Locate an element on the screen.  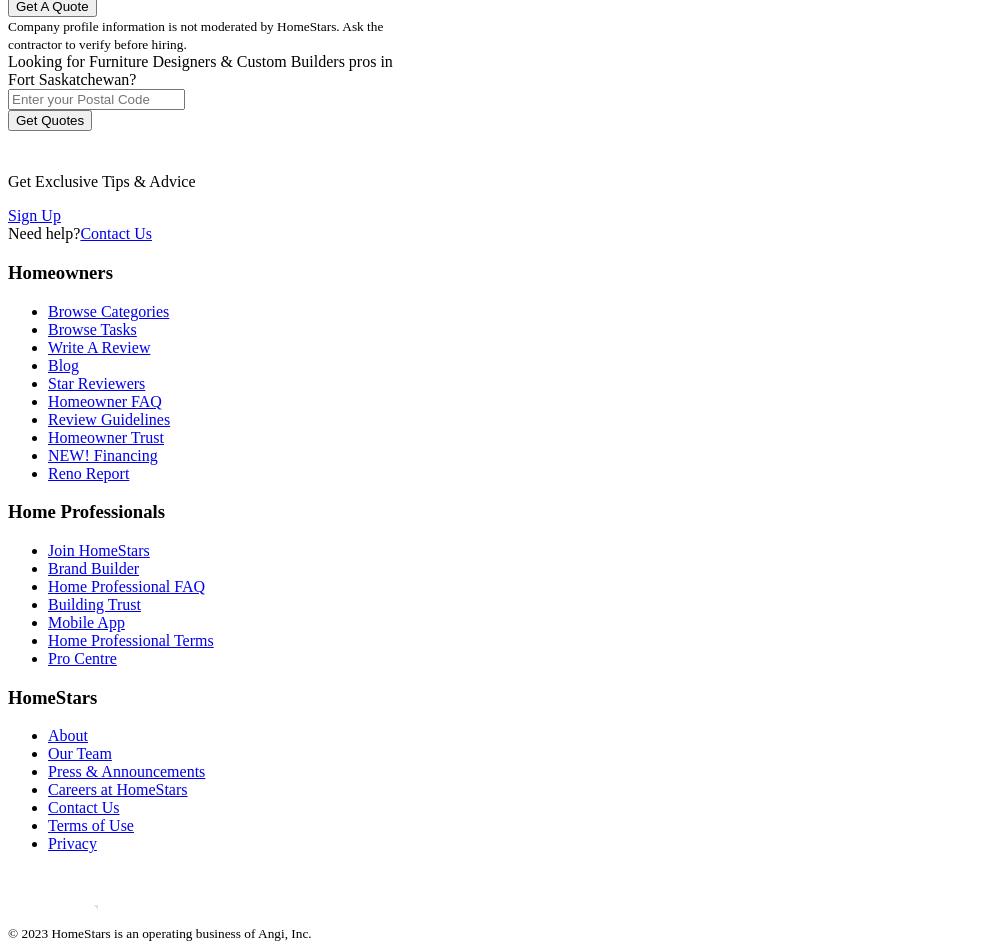
'Terms of Use' is located at coordinates (89, 824).